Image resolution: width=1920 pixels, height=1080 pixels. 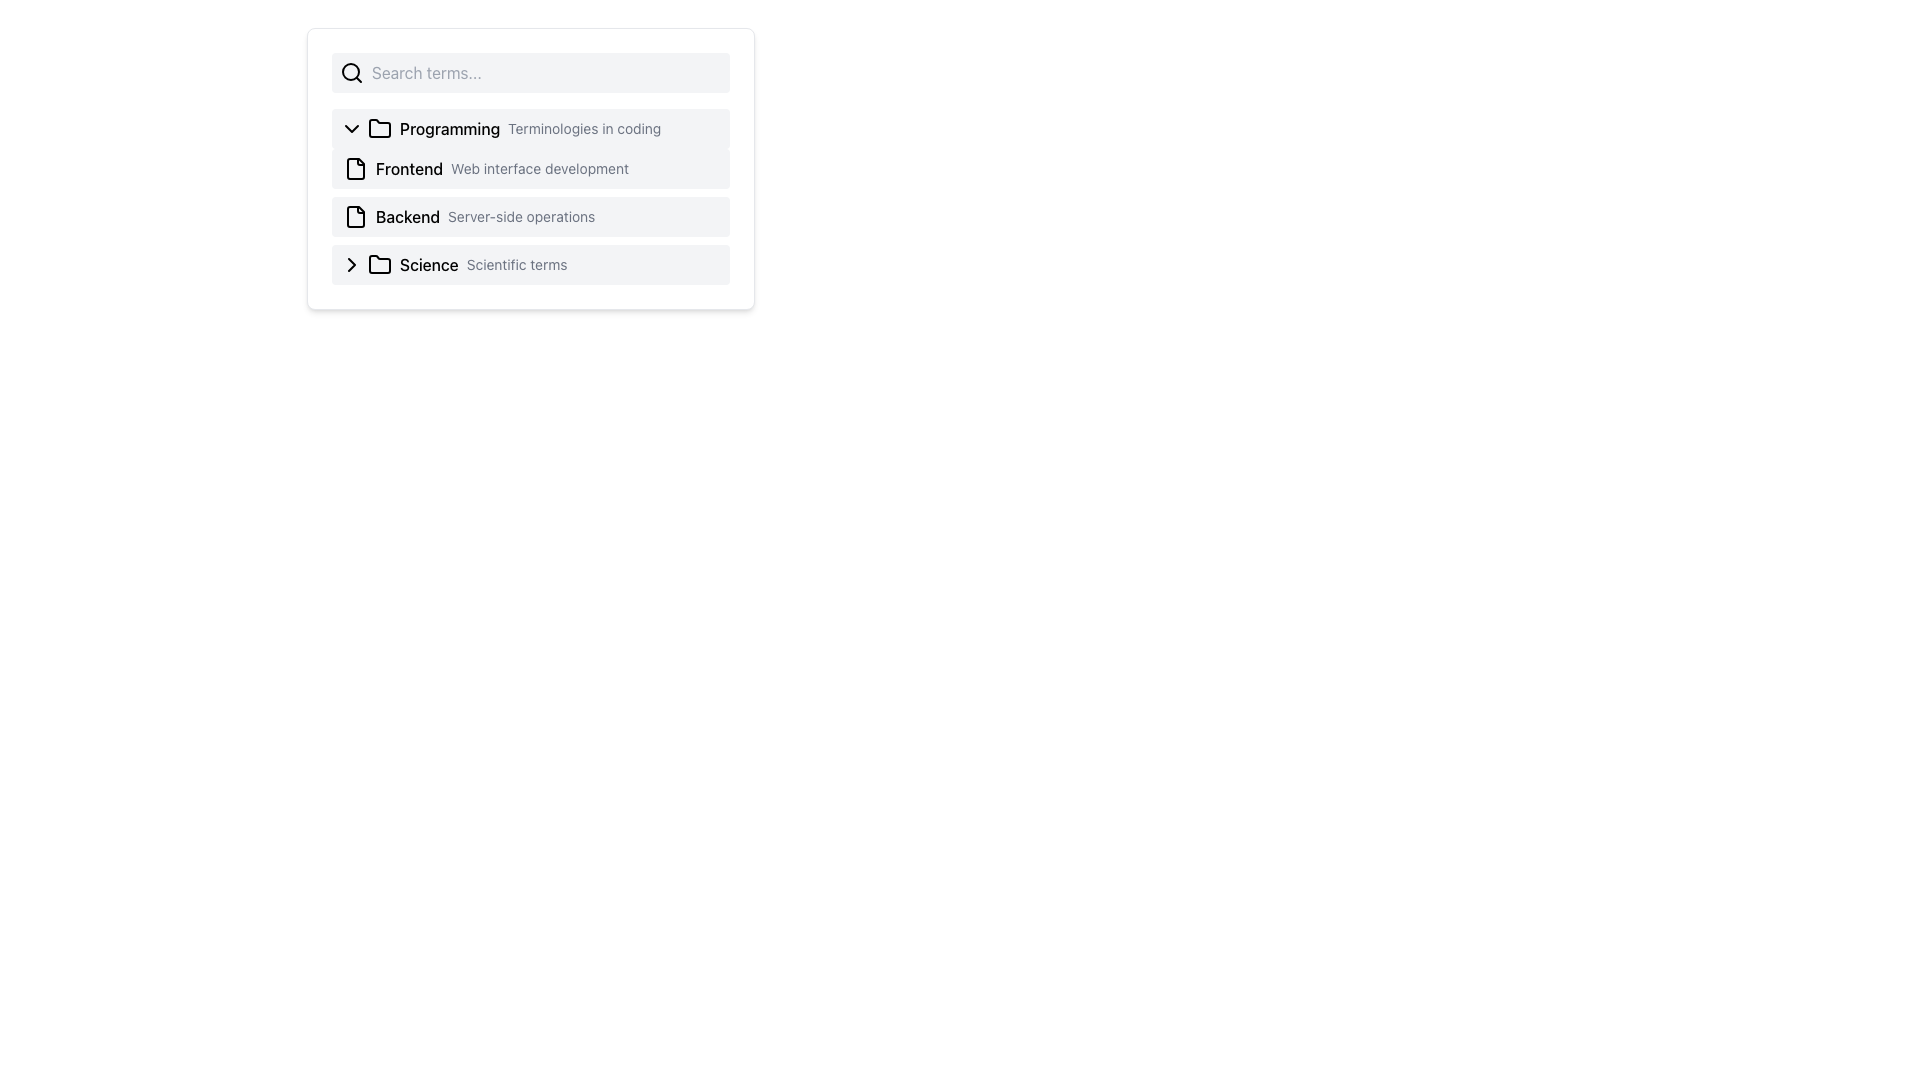 What do you see at coordinates (539, 168) in the screenshot?
I see `text label displaying 'Web interface development' in gray, located next to the bold 'Frontend' text under the 'Programming' category` at bounding box center [539, 168].